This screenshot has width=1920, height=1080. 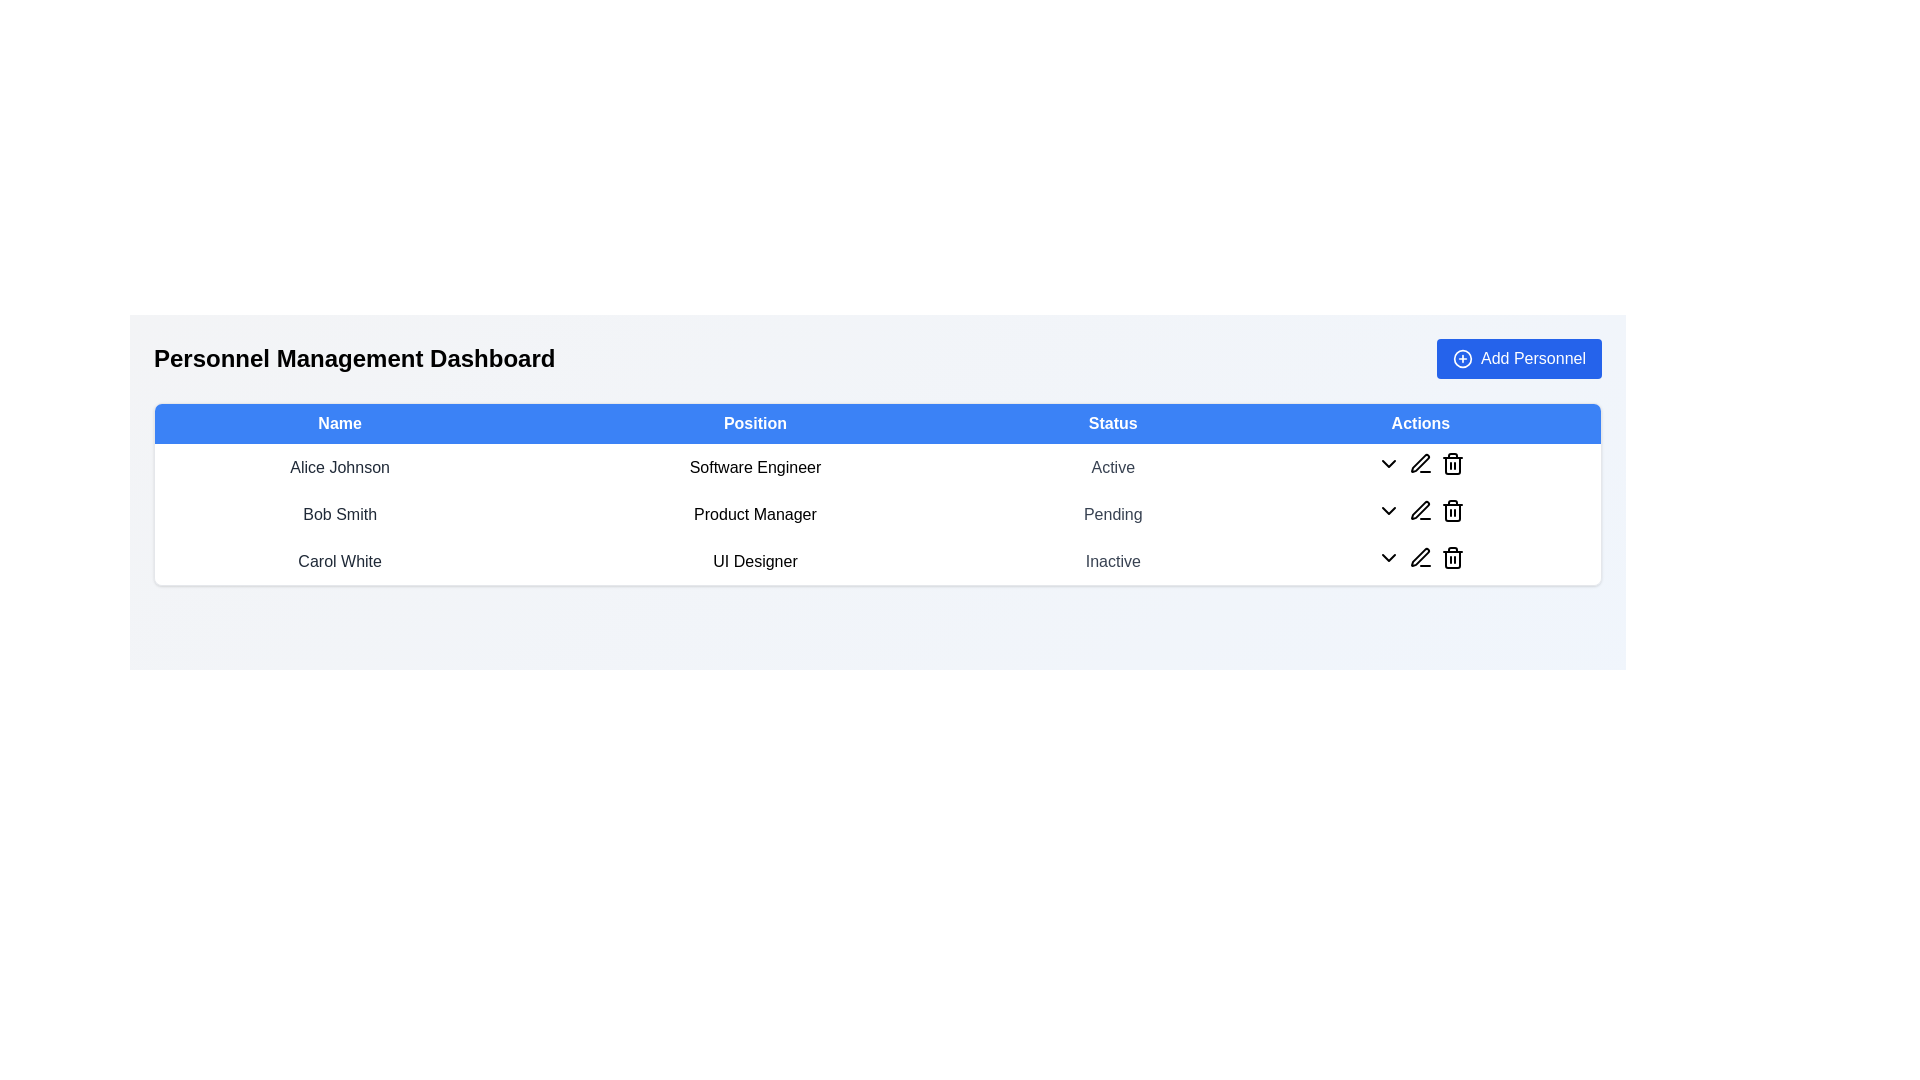 What do you see at coordinates (1419, 423) in the screenshot?
I see `the 'Actions' text label located at the far-right end of the header row in the table, which serves to label the associated action buttons for each row` at bounding box center [1419, 423].